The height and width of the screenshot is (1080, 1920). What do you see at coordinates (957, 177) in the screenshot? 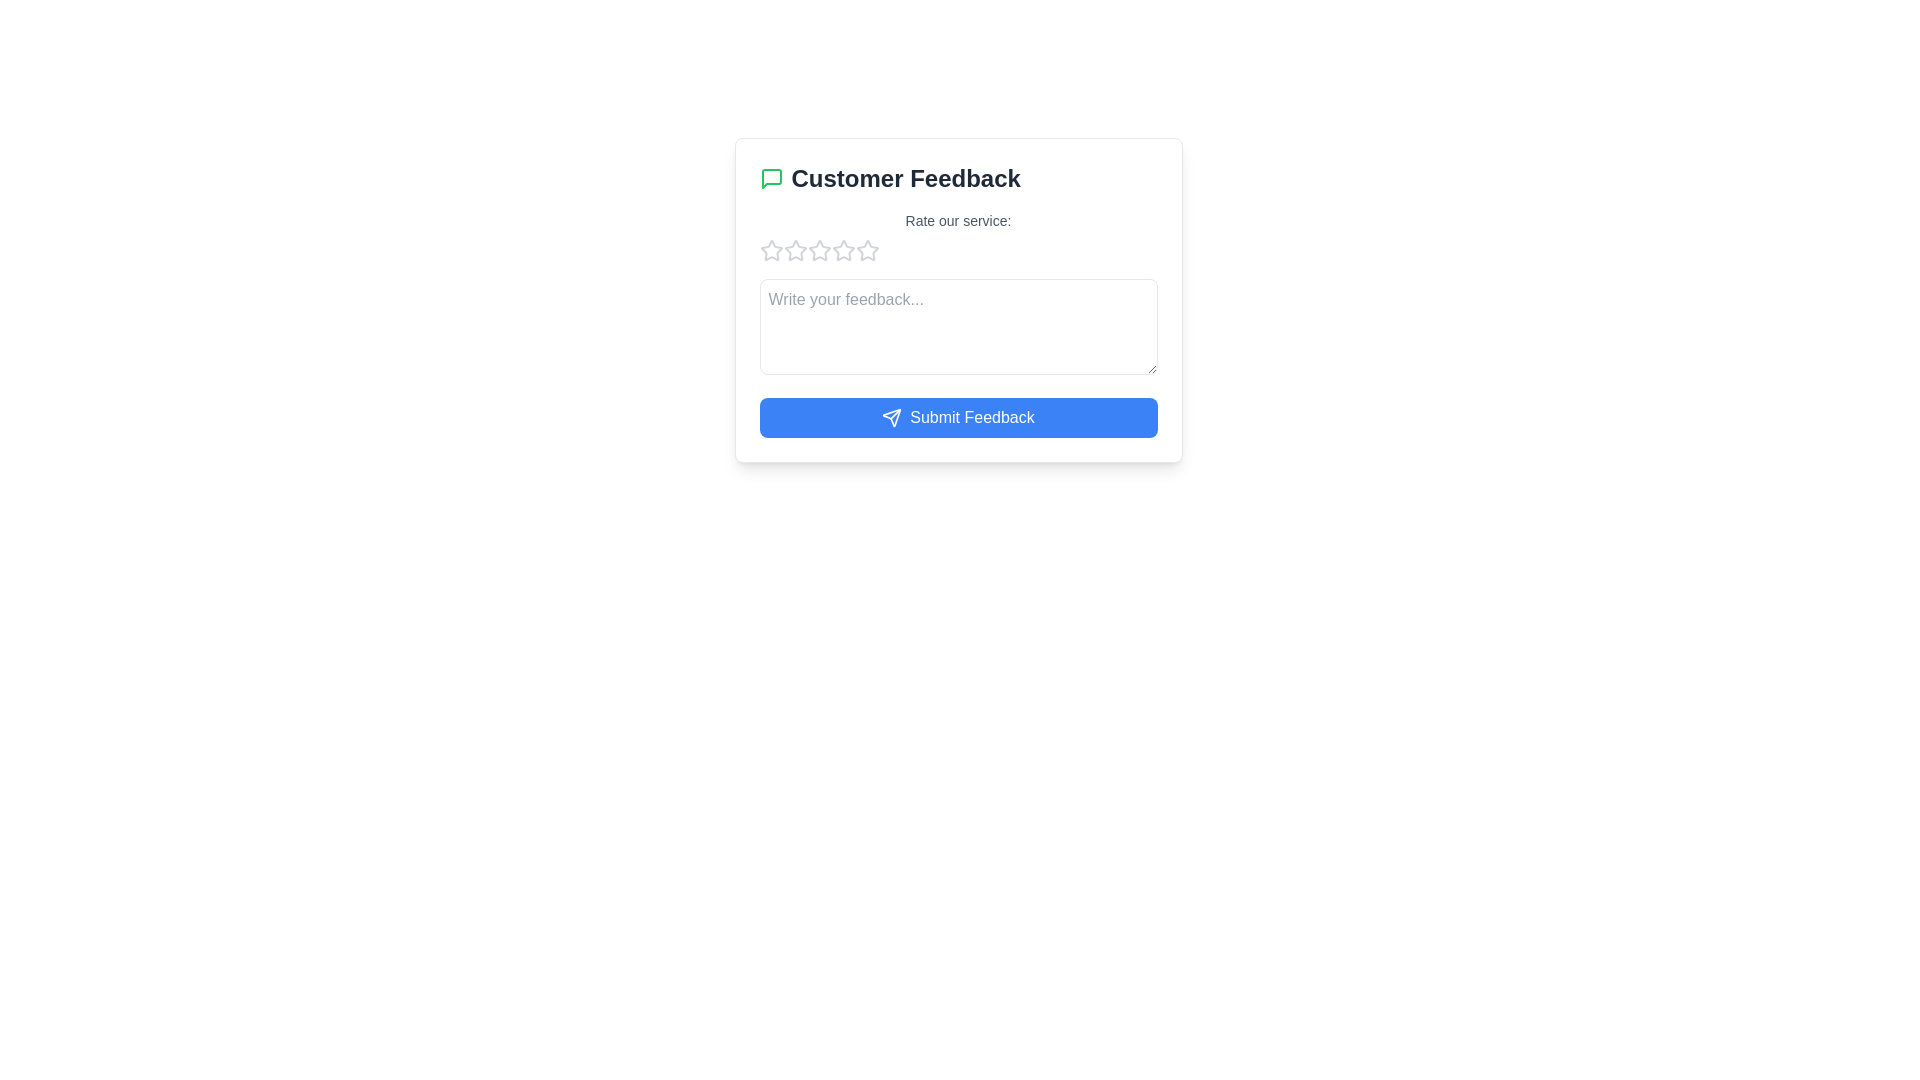
I see `the Text Label with Icon that serves as the header for the feedback section, indicating its purpose to collect user feedback` at bounding box center [957, 177].